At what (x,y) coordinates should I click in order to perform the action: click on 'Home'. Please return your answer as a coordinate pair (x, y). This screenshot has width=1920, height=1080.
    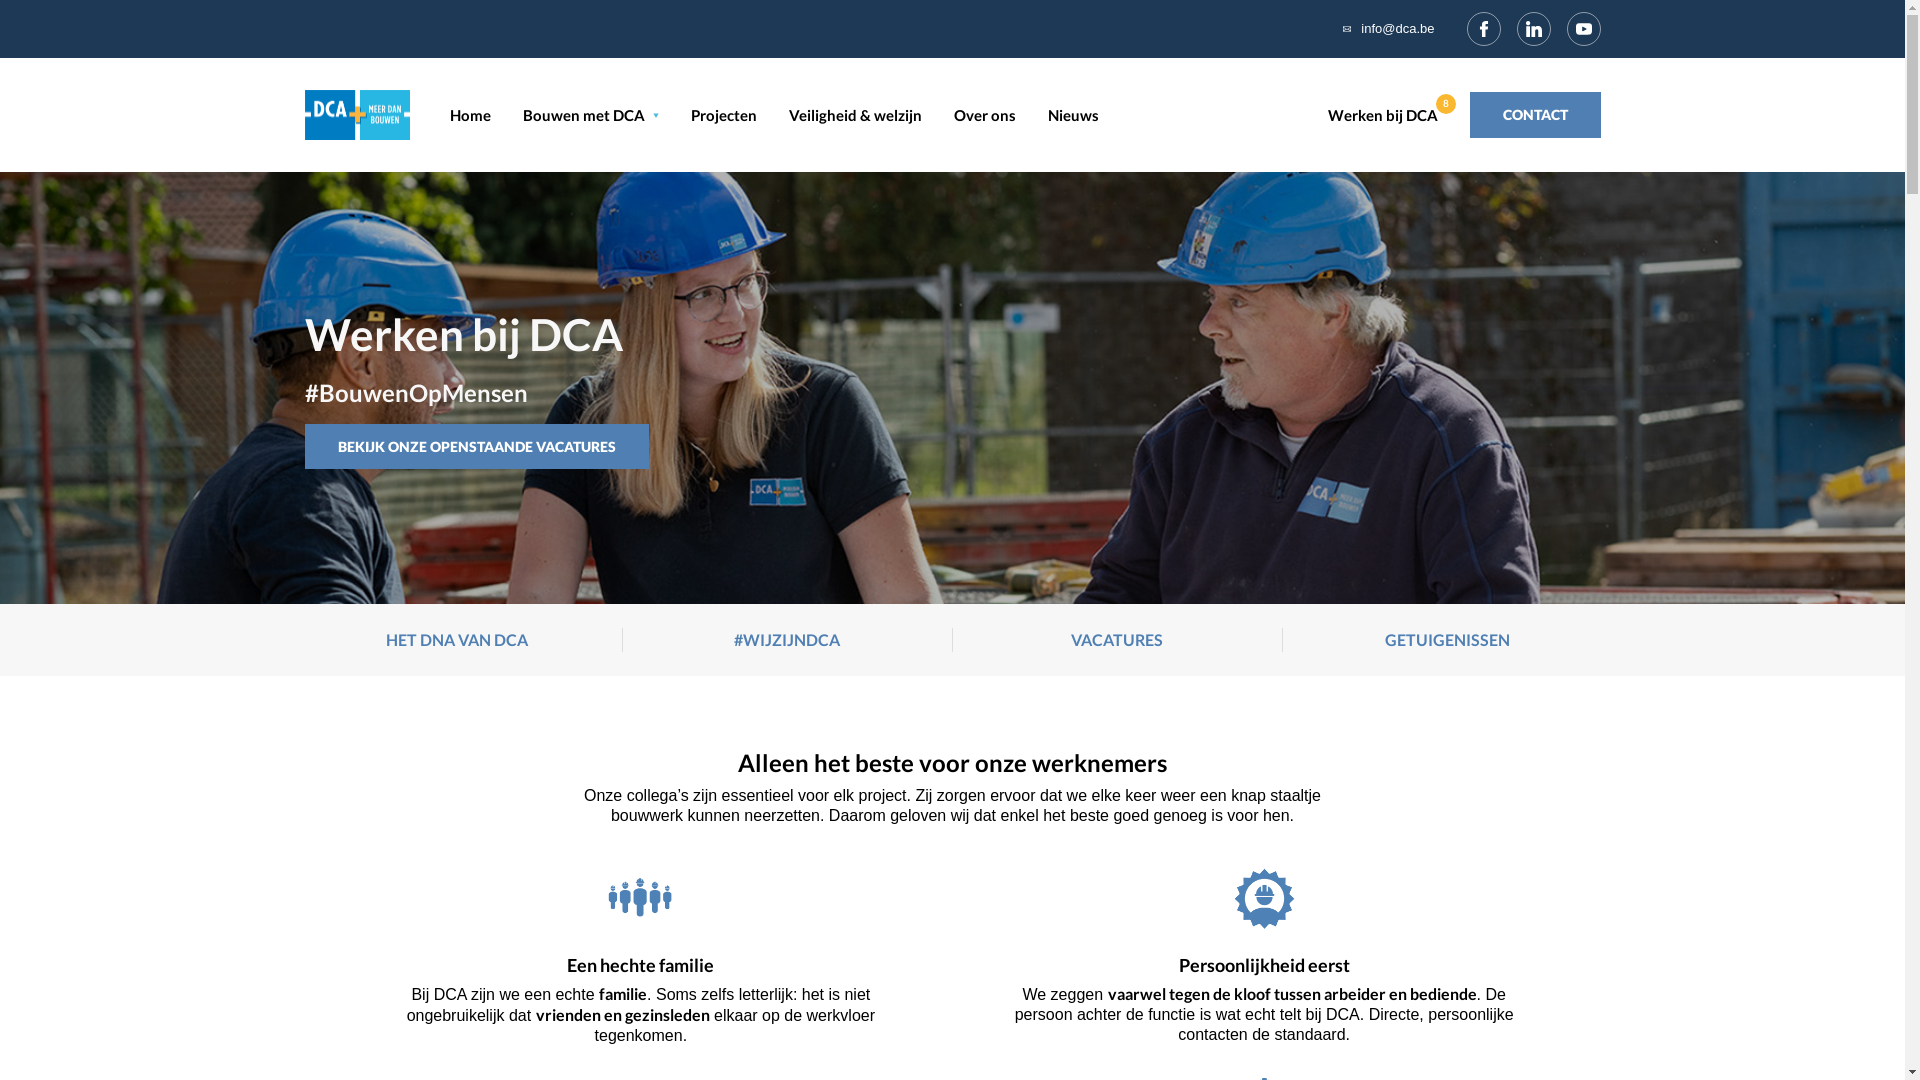
    Looking at the image, I should click on (469, 115).